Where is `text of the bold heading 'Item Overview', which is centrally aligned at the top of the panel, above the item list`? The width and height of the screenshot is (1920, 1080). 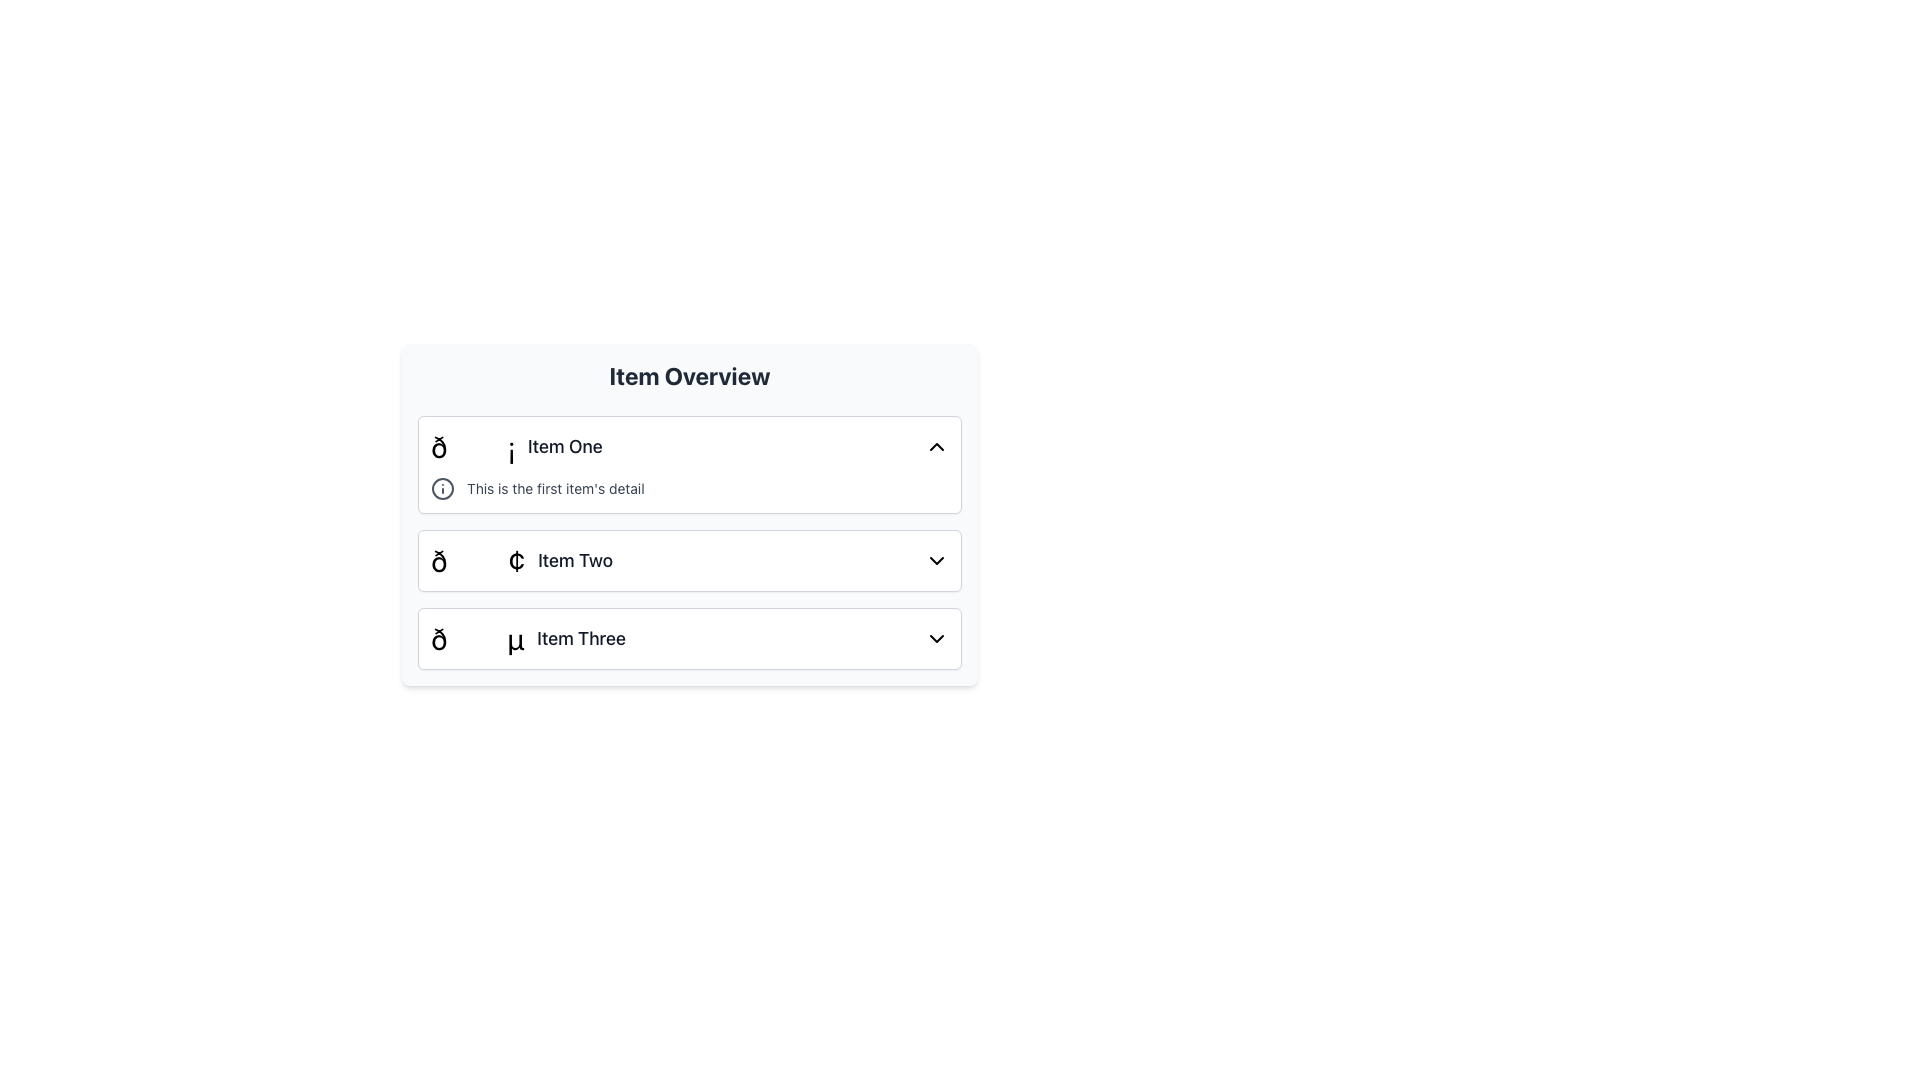 text of the bold heading 'Item Overview', which is centrally aligned at the top of the panel, above the item list is located at coordinates (690, 375).